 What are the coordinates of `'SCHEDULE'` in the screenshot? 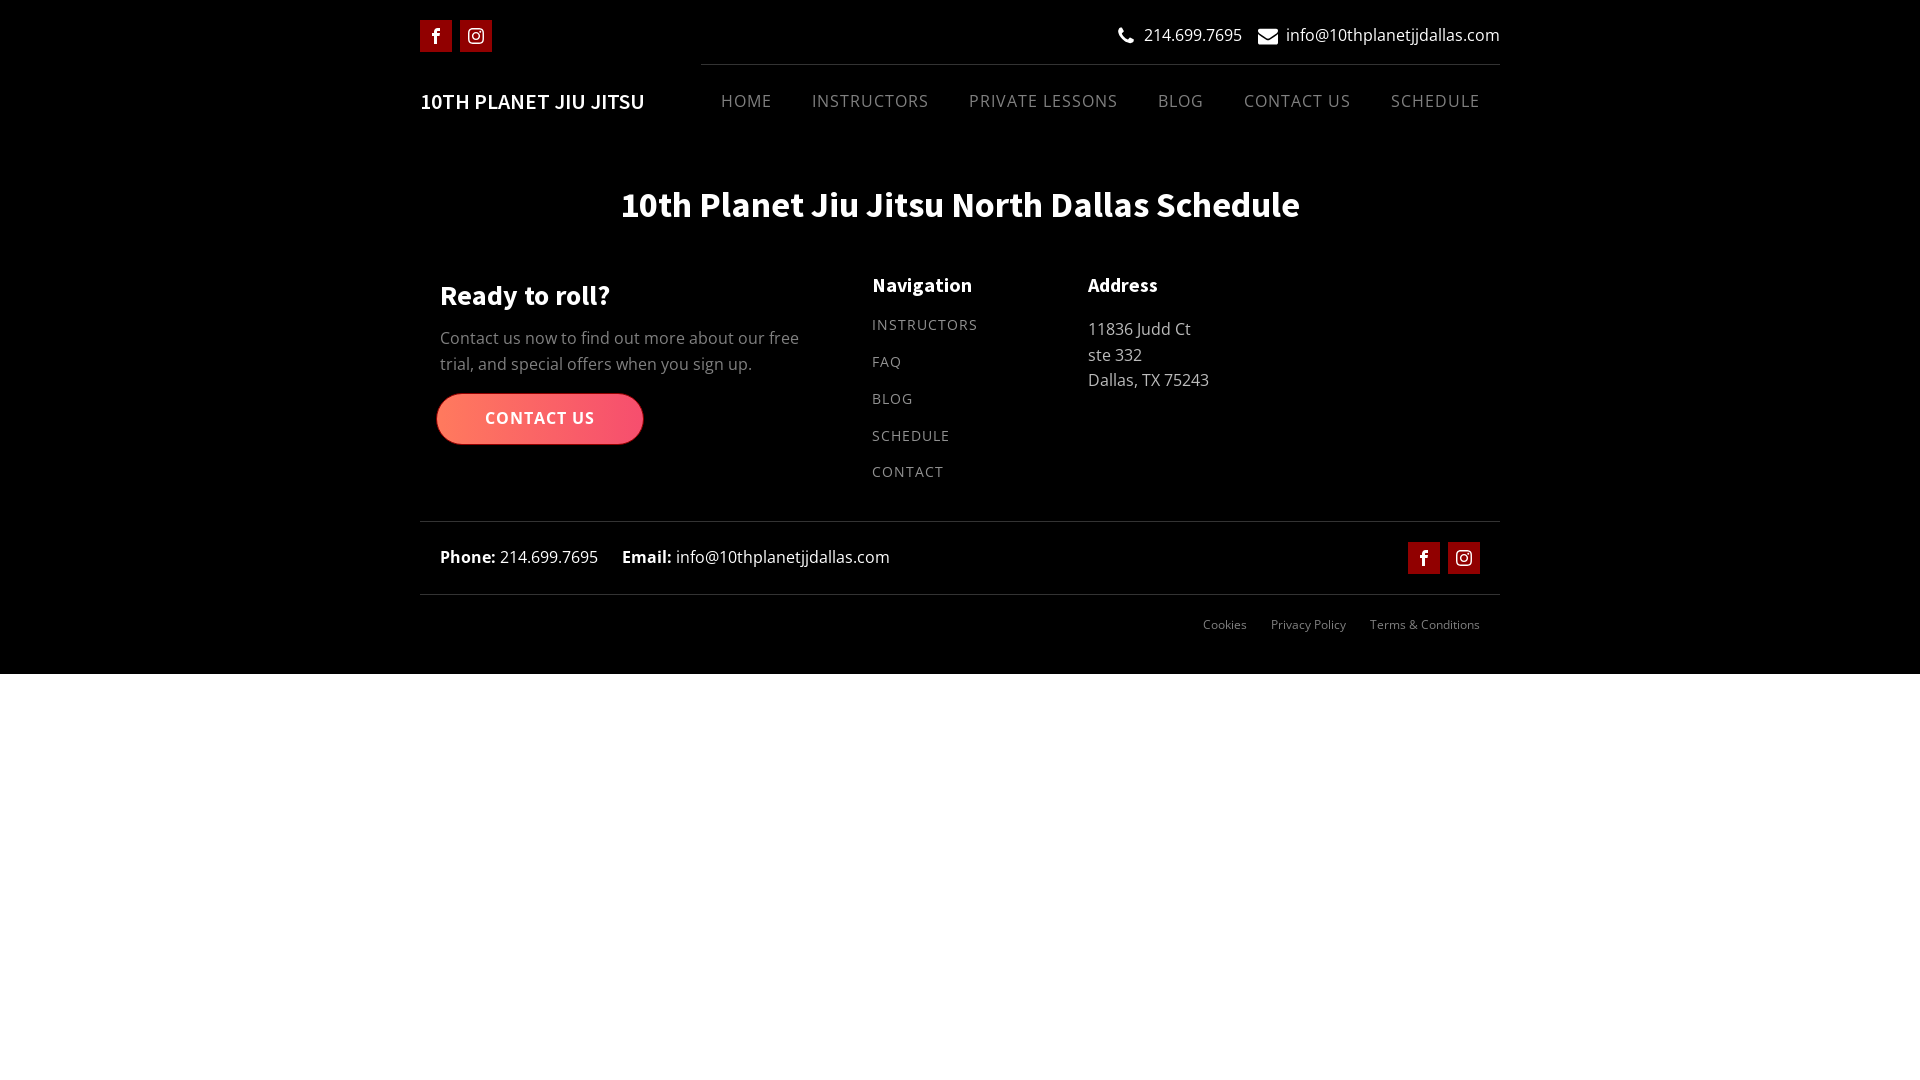 It's located at (910, 435).